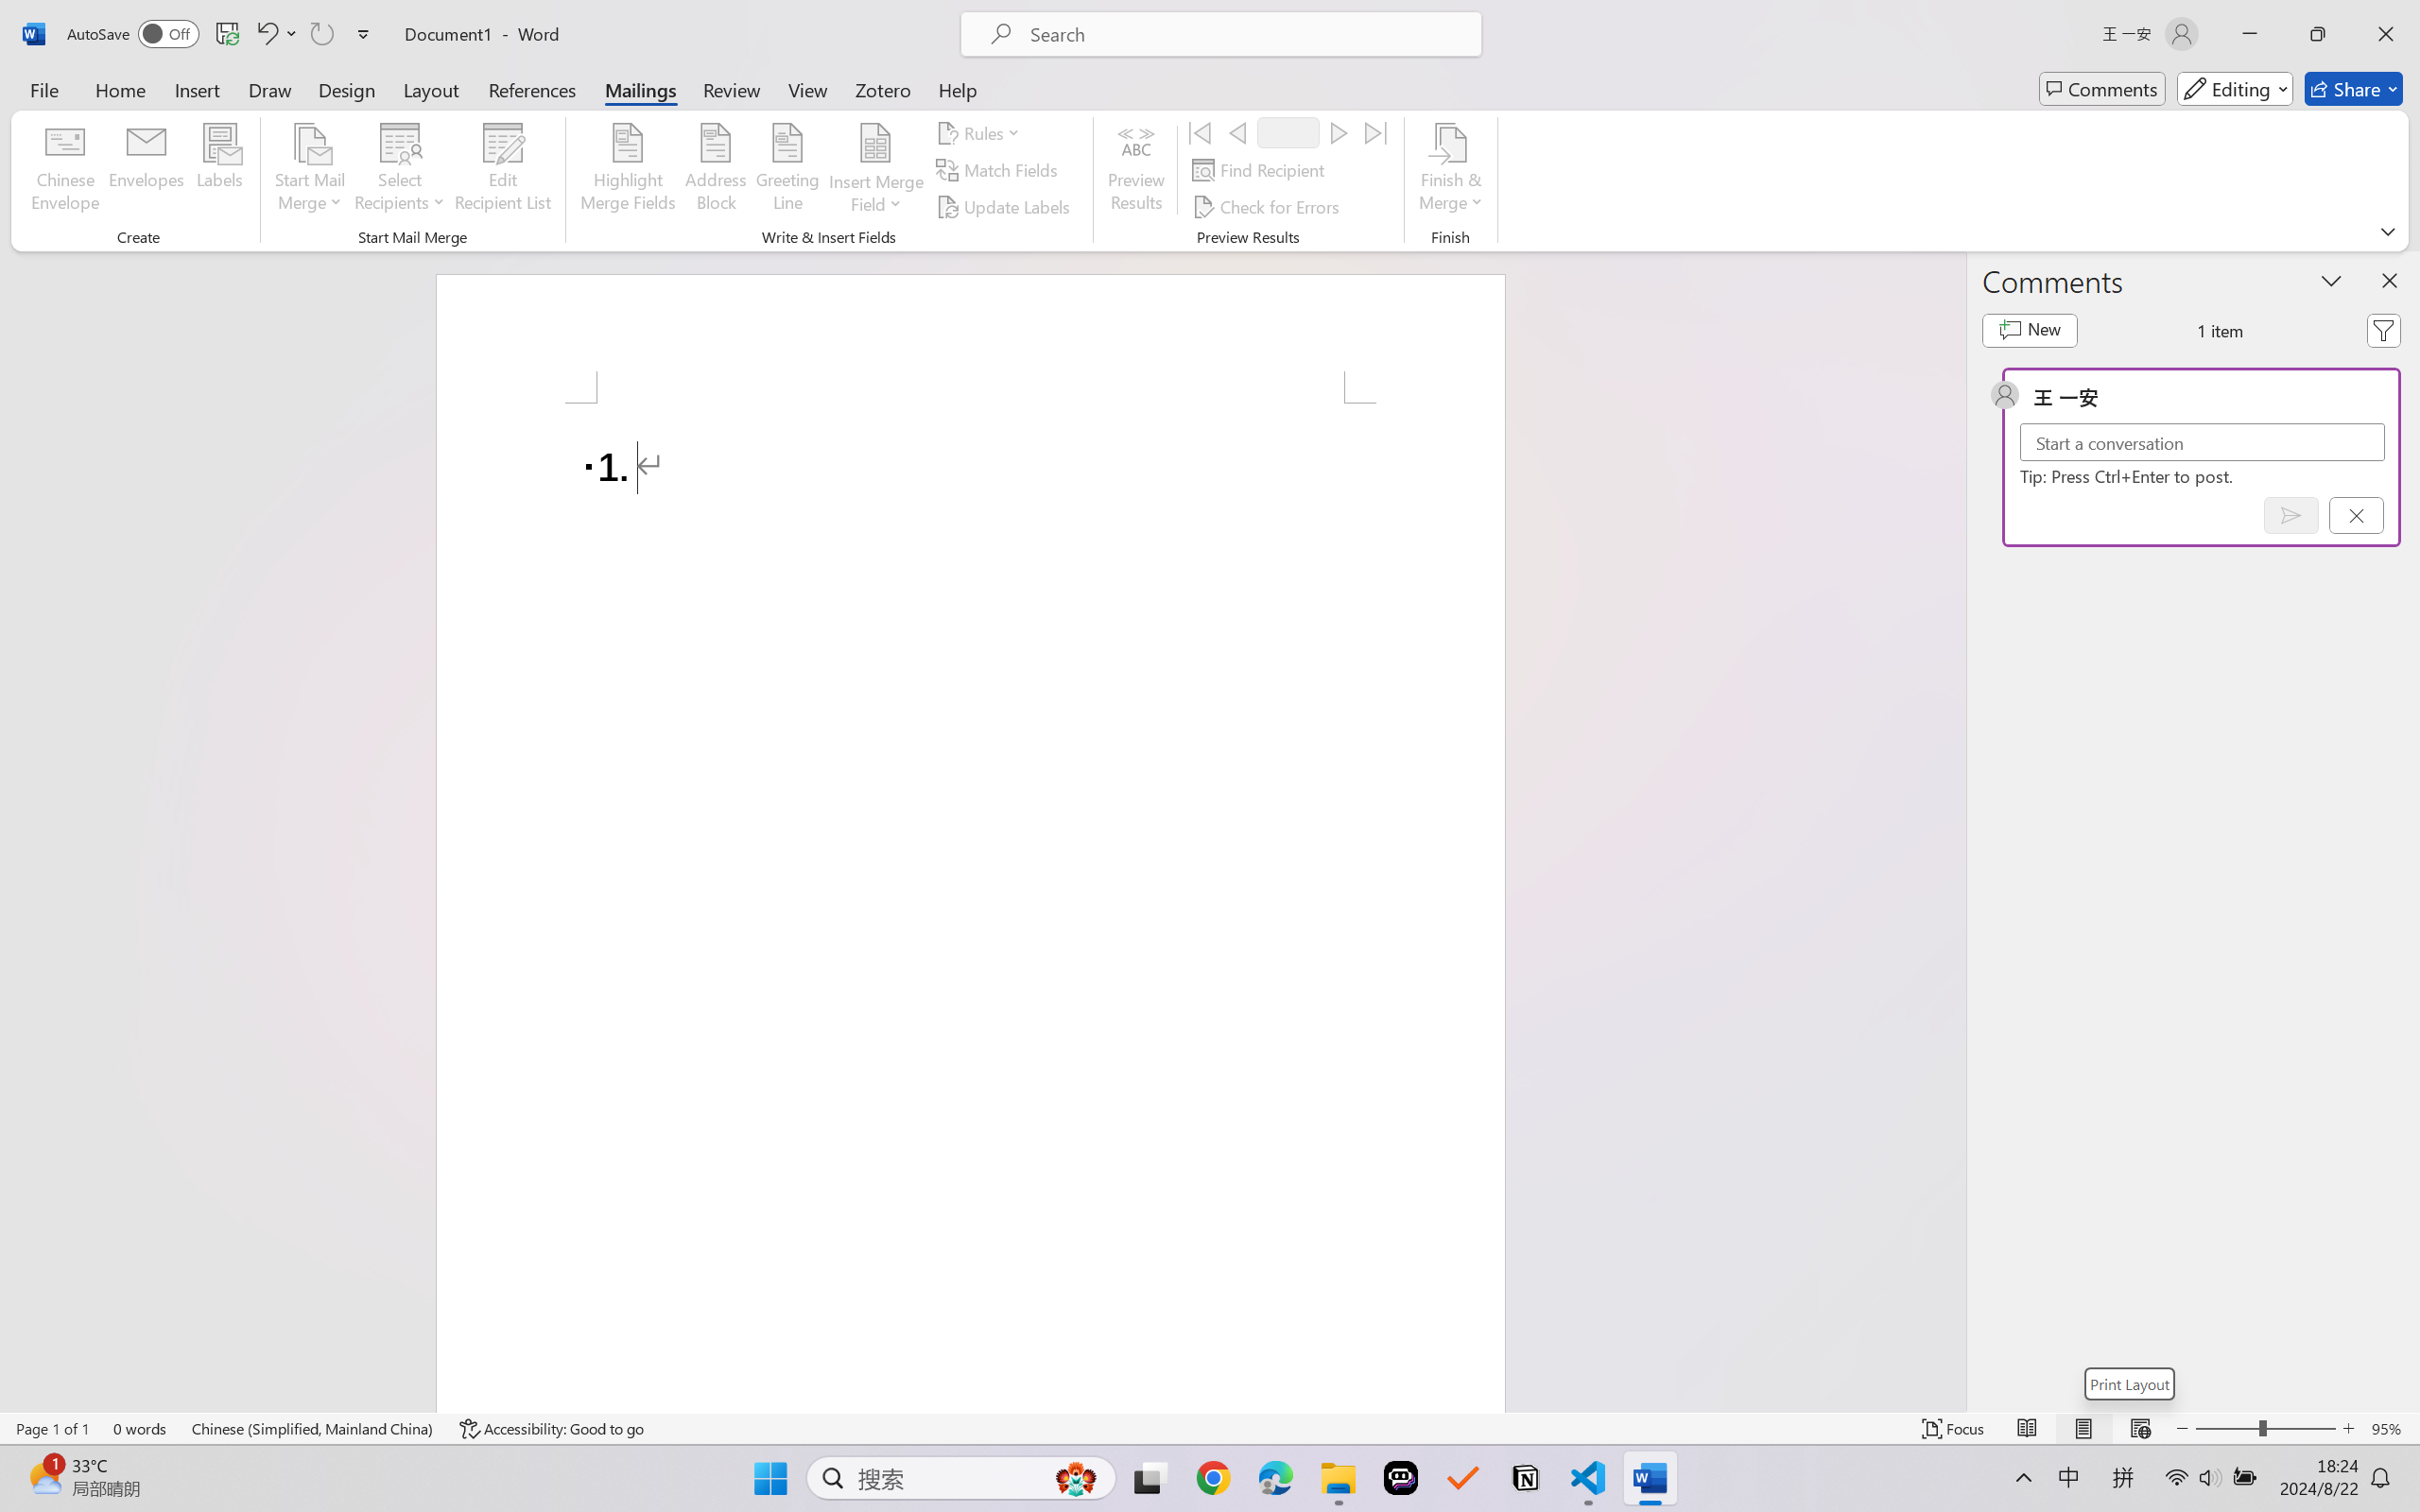  I want to click on 'Preview Results', so click(1137, 170).